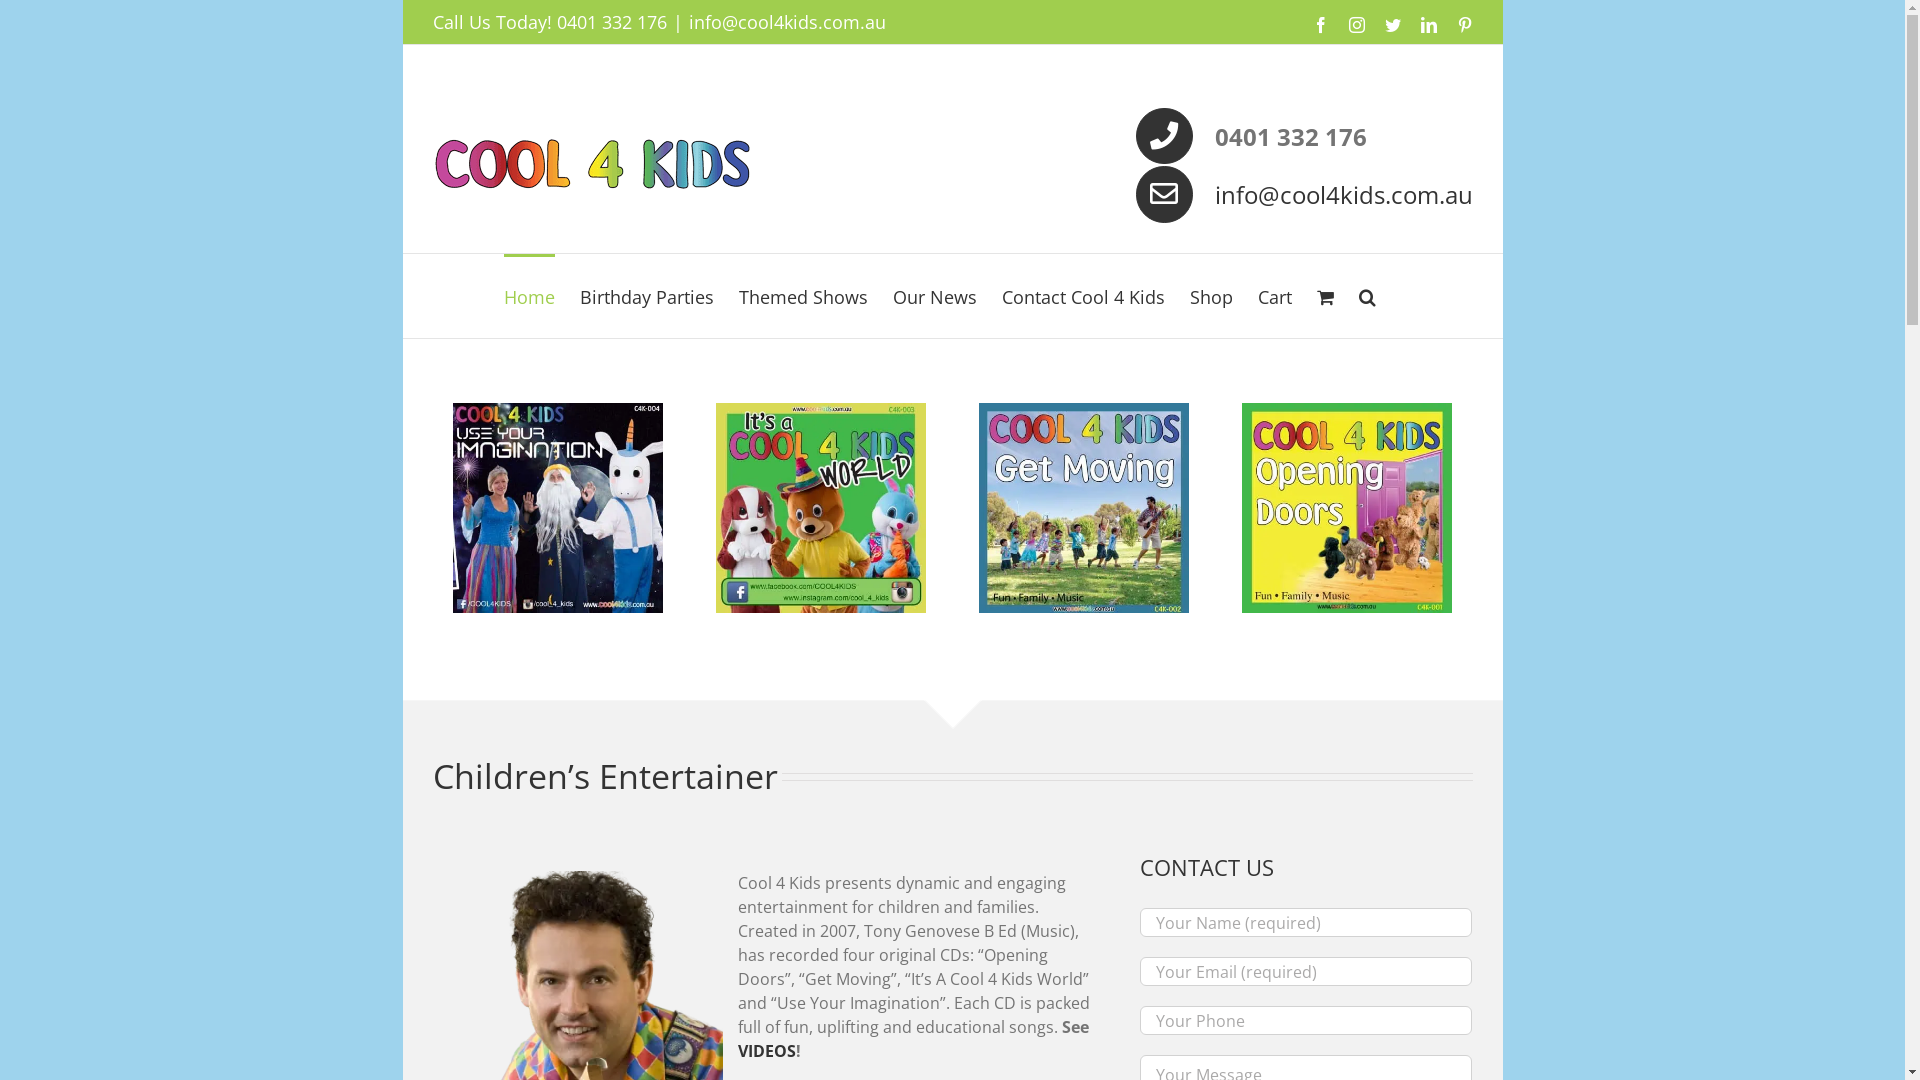 This screenshot has height=1080, width=1920. What do you see at coordinates (934, 296) in the screenshot?
I see `'Our News'` at bounding box center [934, 296].